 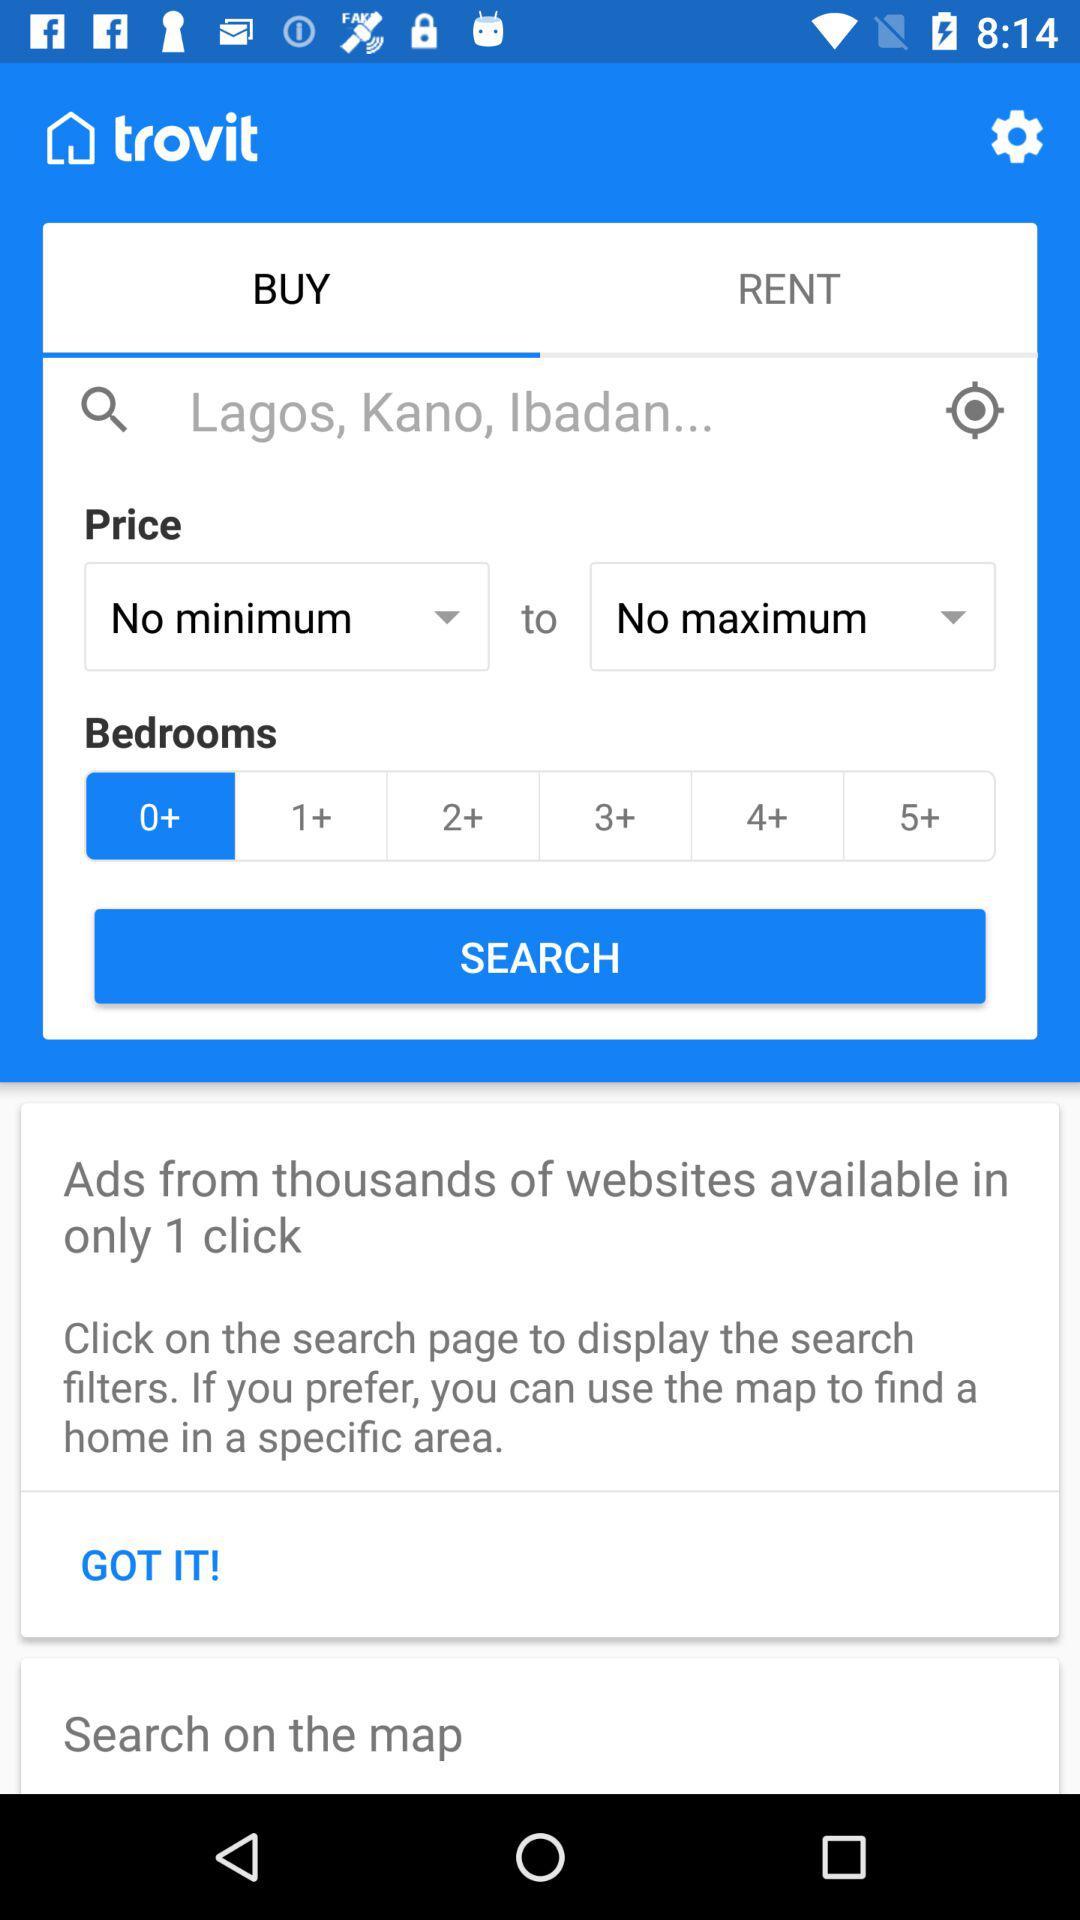 I want to click on item above rent, so click(x=1017, y=135).